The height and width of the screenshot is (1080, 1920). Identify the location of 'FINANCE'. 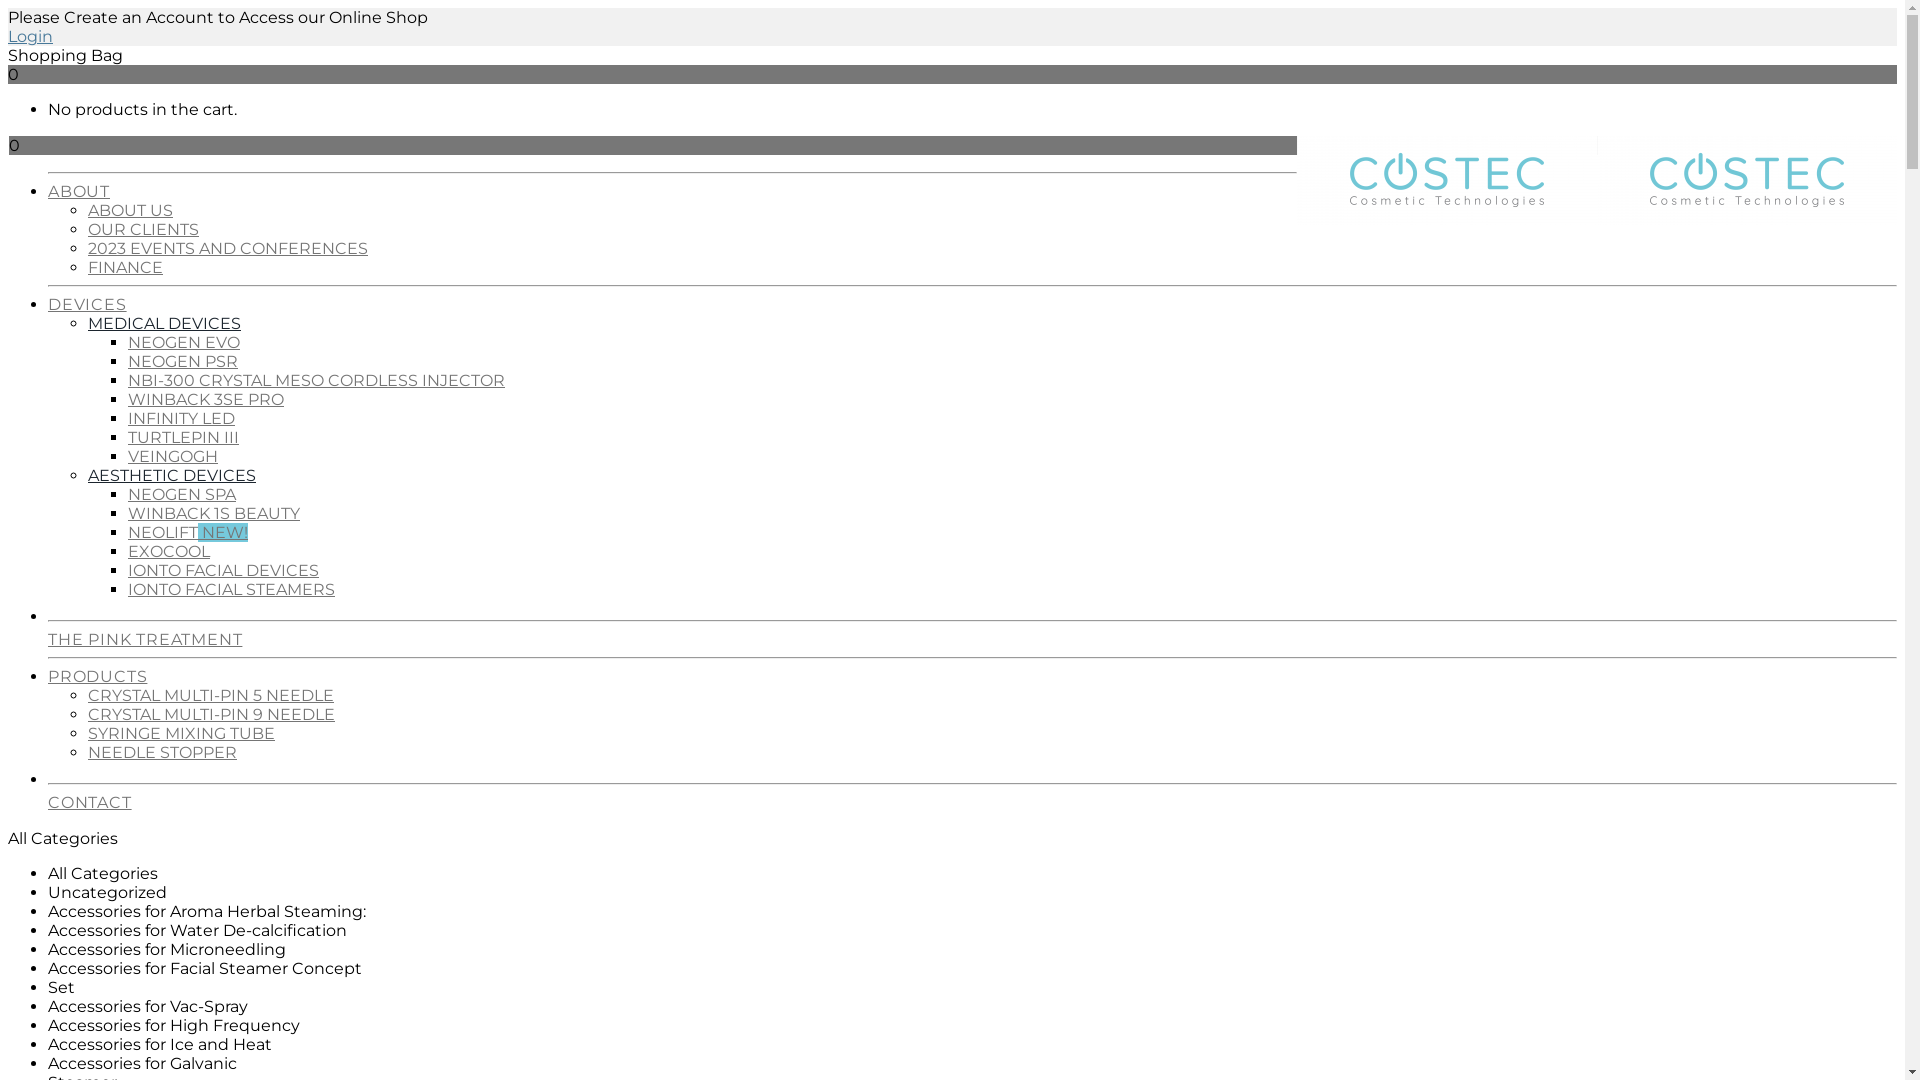
(124, 266).